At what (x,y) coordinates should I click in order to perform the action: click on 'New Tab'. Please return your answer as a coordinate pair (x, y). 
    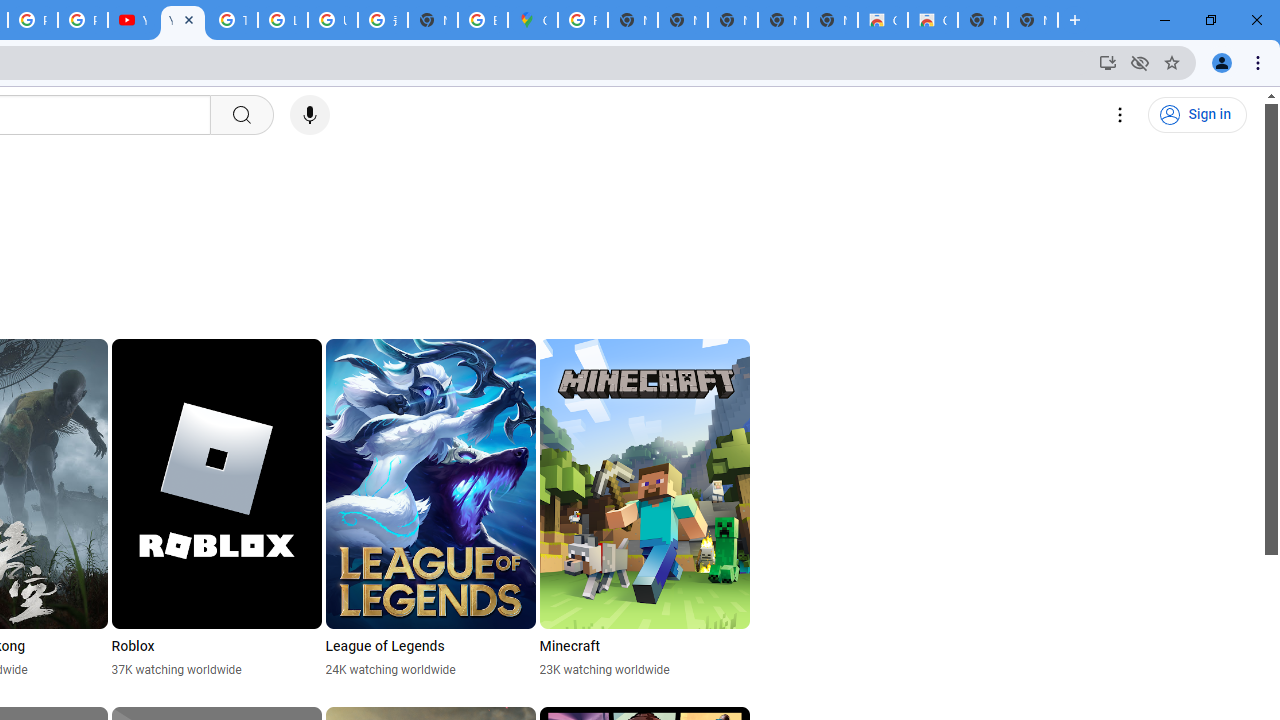
    Looking at the image, I should click on (1032, 20).